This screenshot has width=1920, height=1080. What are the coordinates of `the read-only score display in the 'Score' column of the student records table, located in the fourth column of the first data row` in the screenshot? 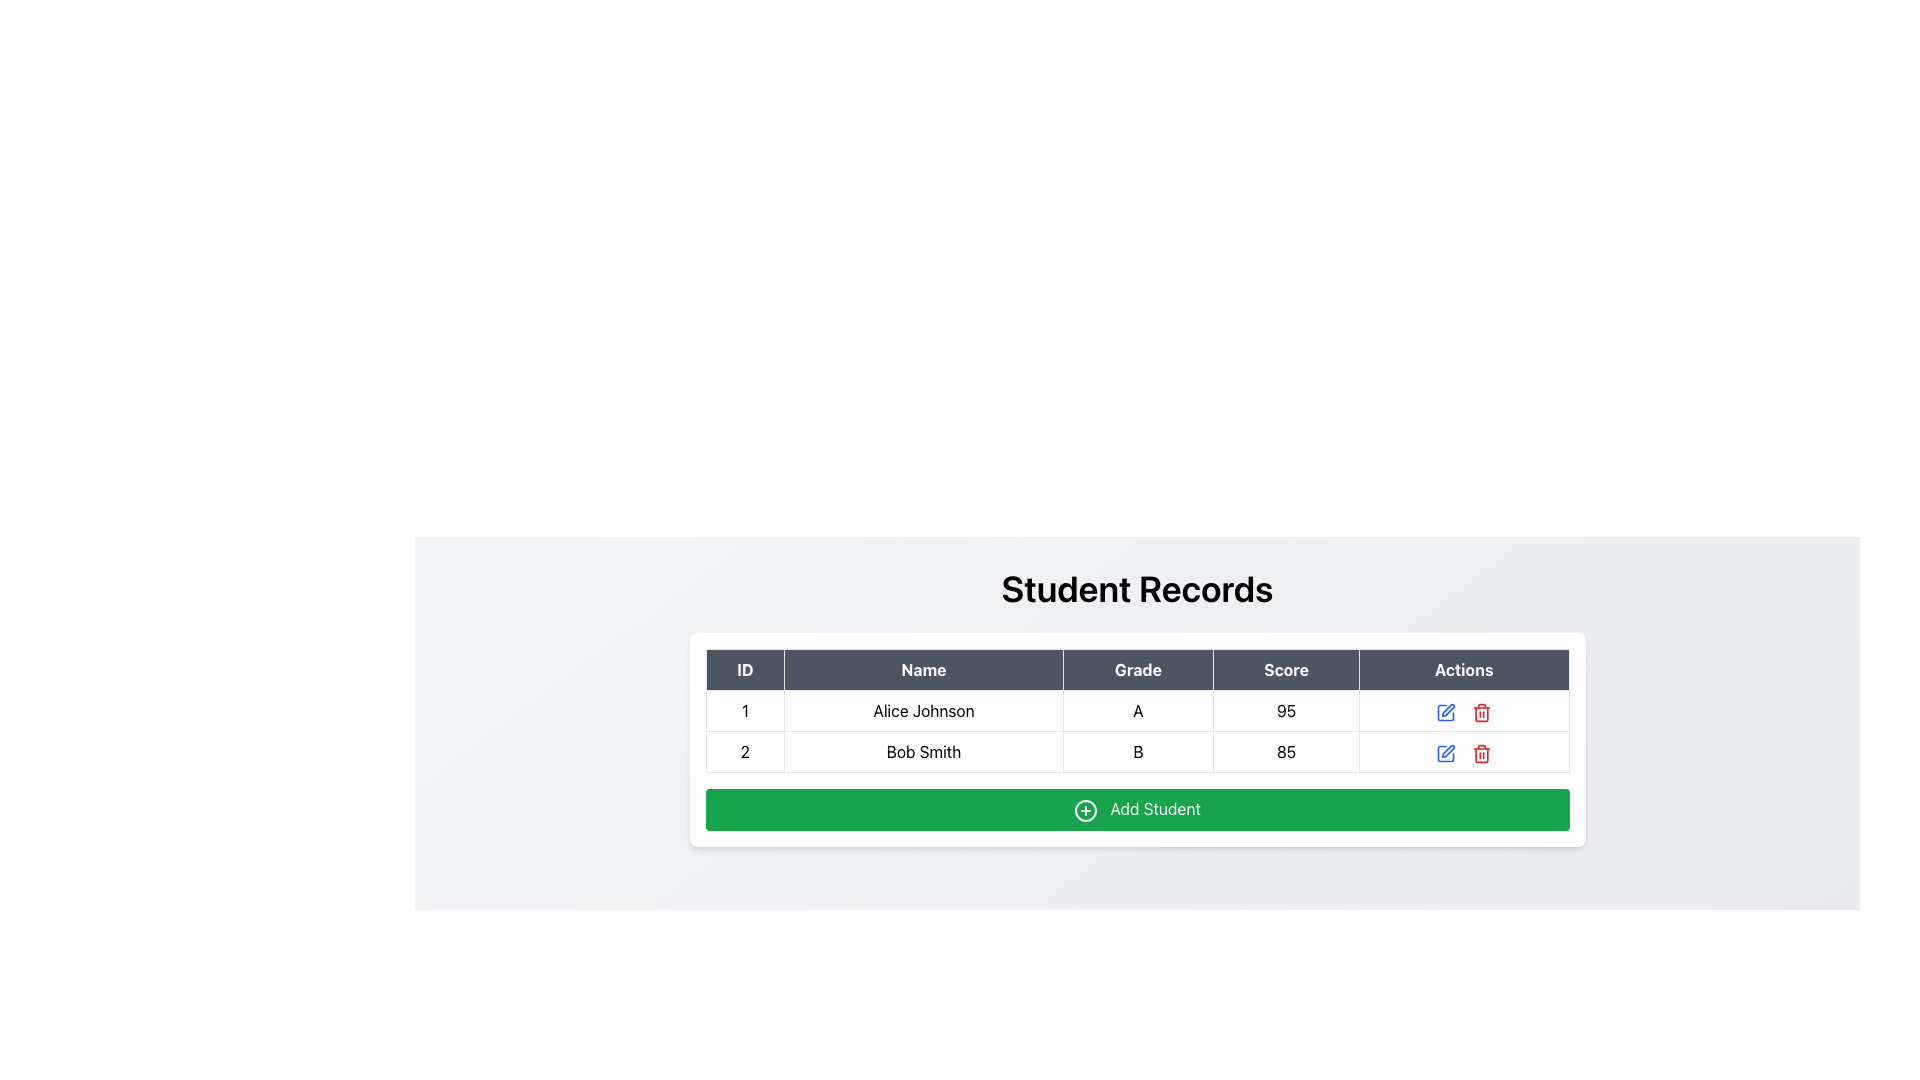 It's located at (1286, 709).